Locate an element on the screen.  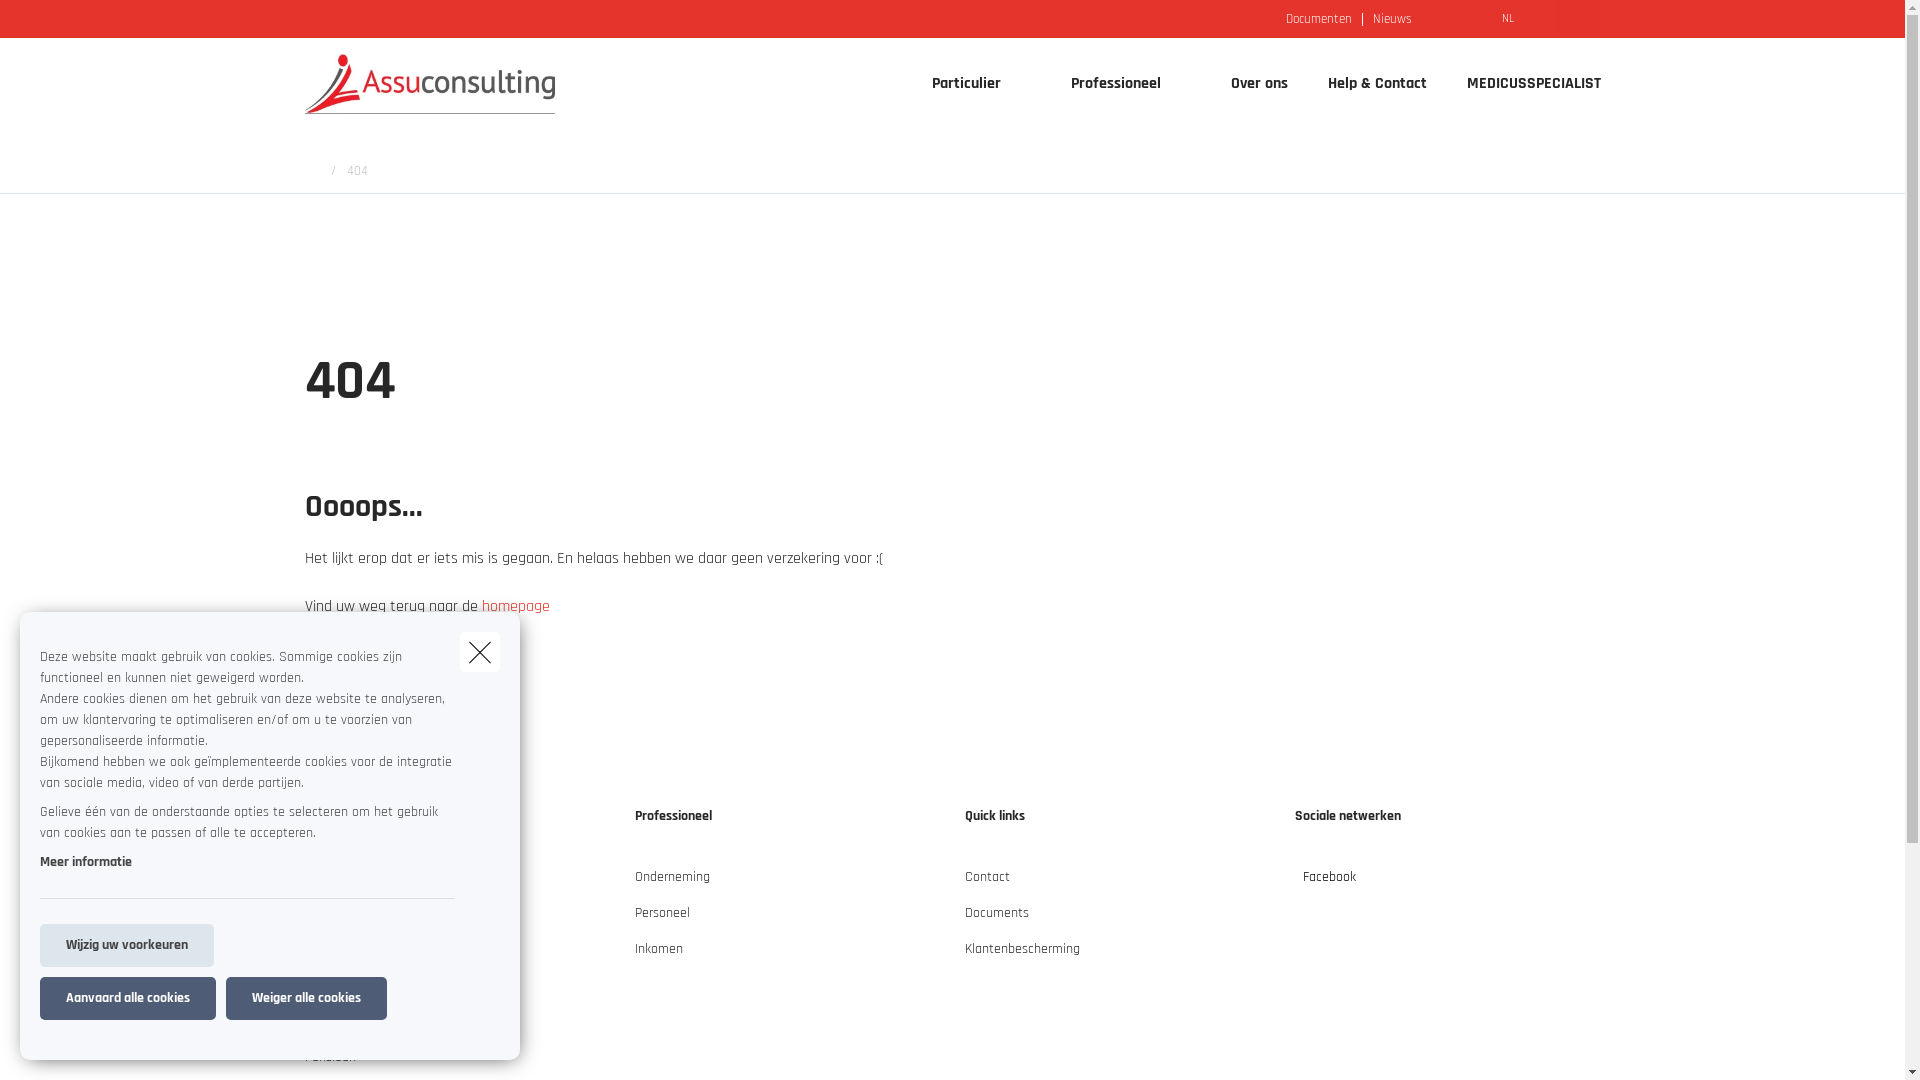
'Documenten' is located at coordinates (1319, 18).